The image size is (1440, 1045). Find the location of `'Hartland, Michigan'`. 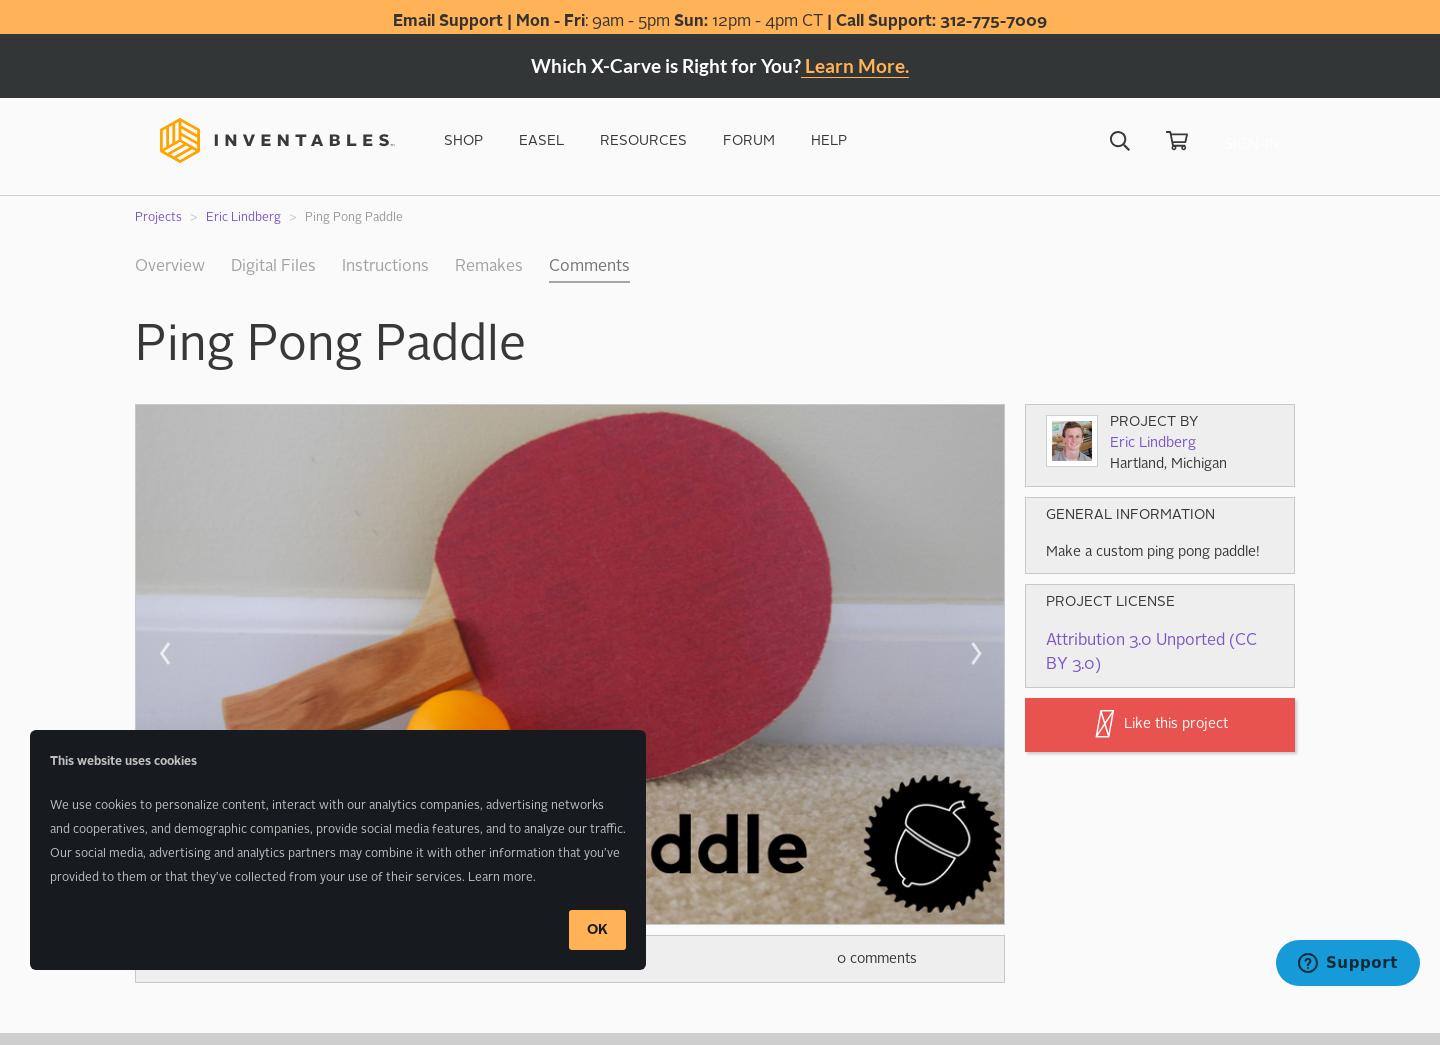

'Hartland, Michigan' is located at coordinates (1168, 463).